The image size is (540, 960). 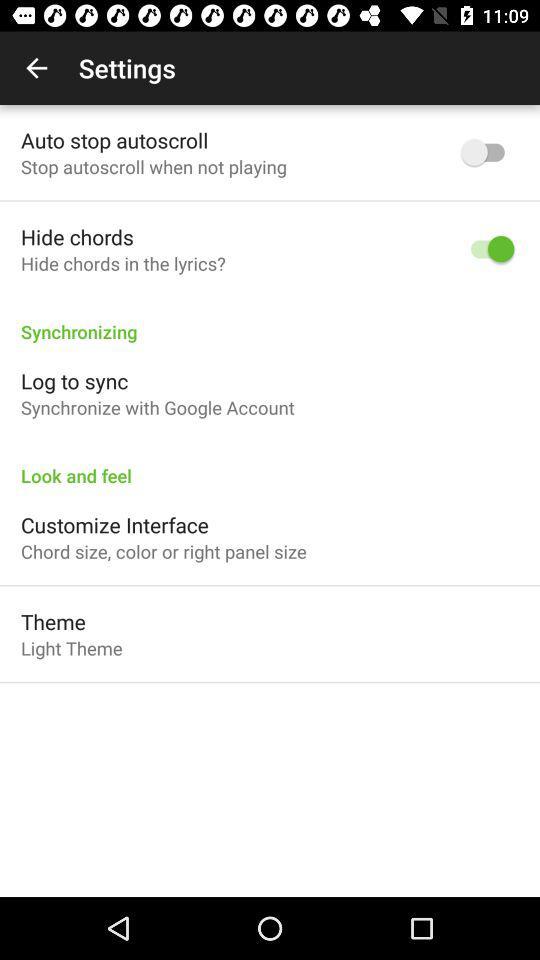 What do you see at coordinates (270, 465) in the screenshot?
I see `the look and feel icon` at bounding box center [270, 465].